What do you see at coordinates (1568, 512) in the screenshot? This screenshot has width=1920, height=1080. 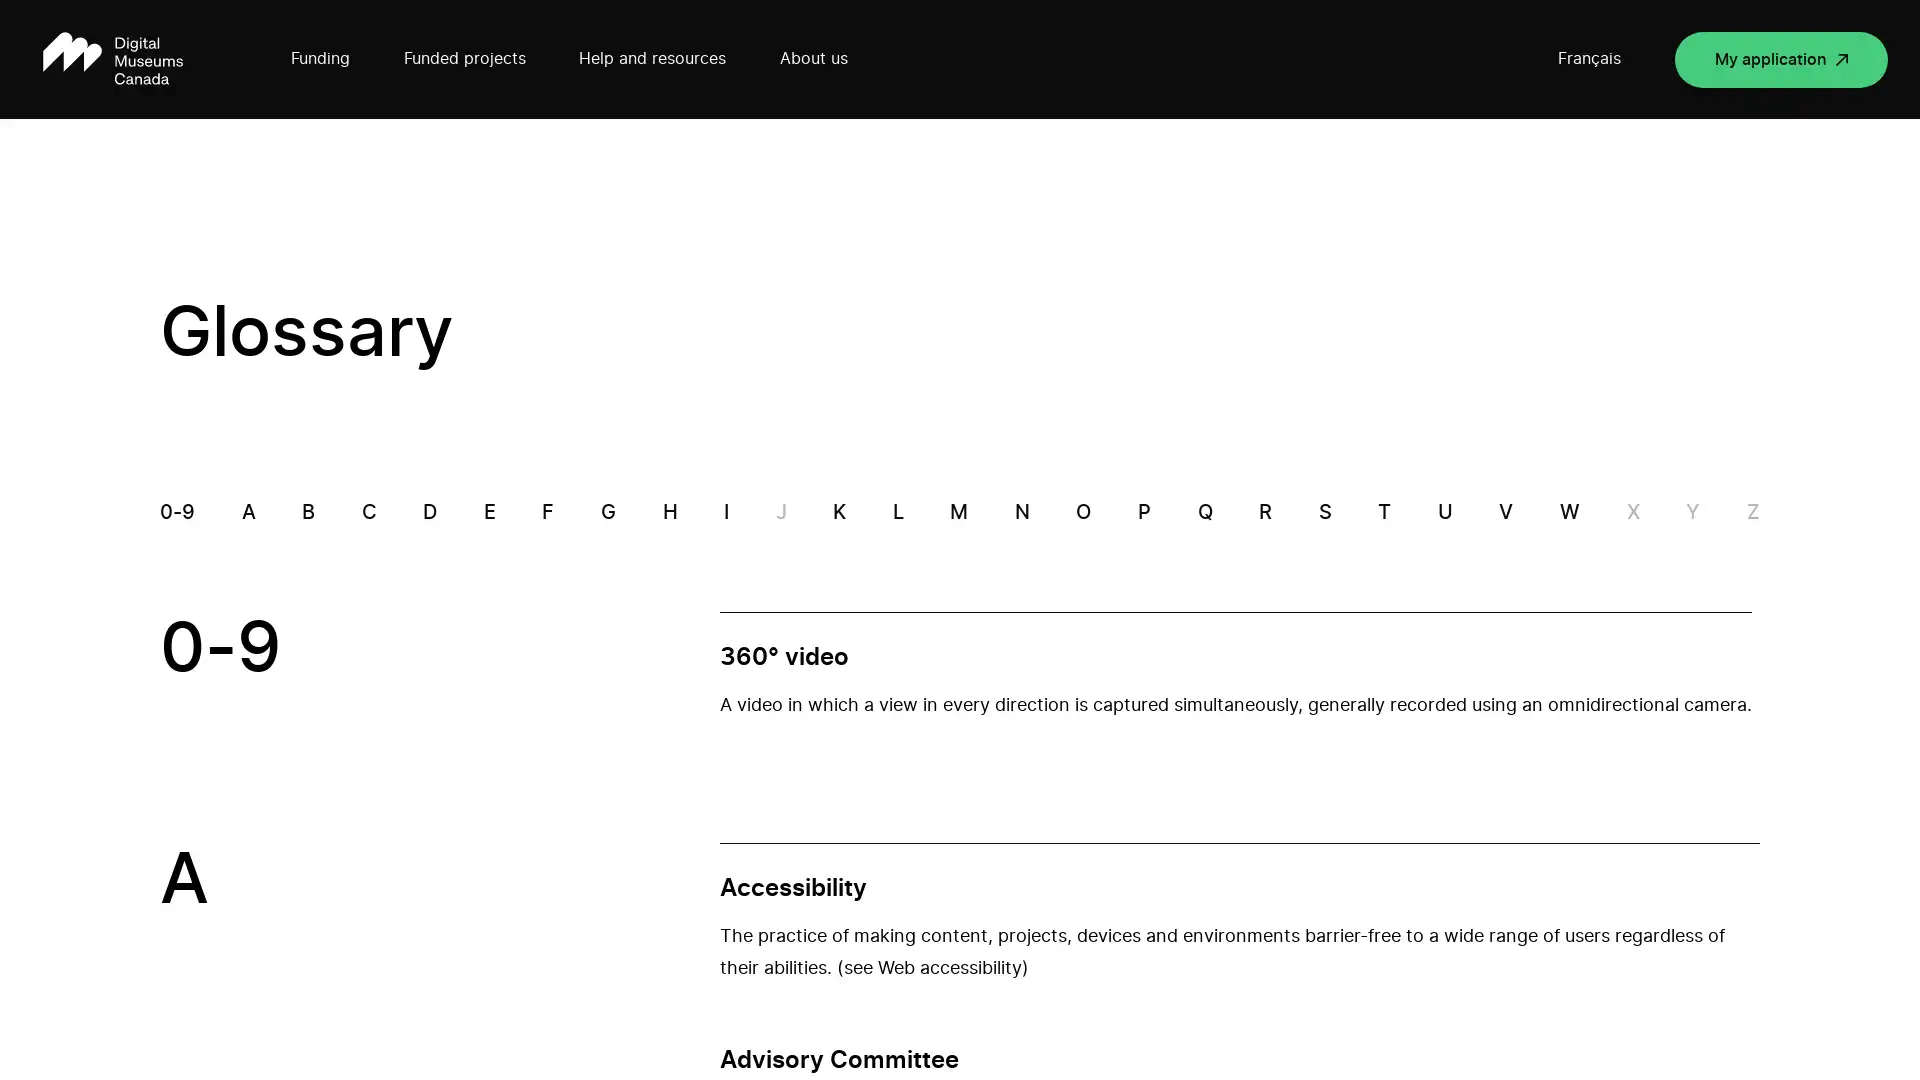 I see `W` at bounding box center [1568, 512].